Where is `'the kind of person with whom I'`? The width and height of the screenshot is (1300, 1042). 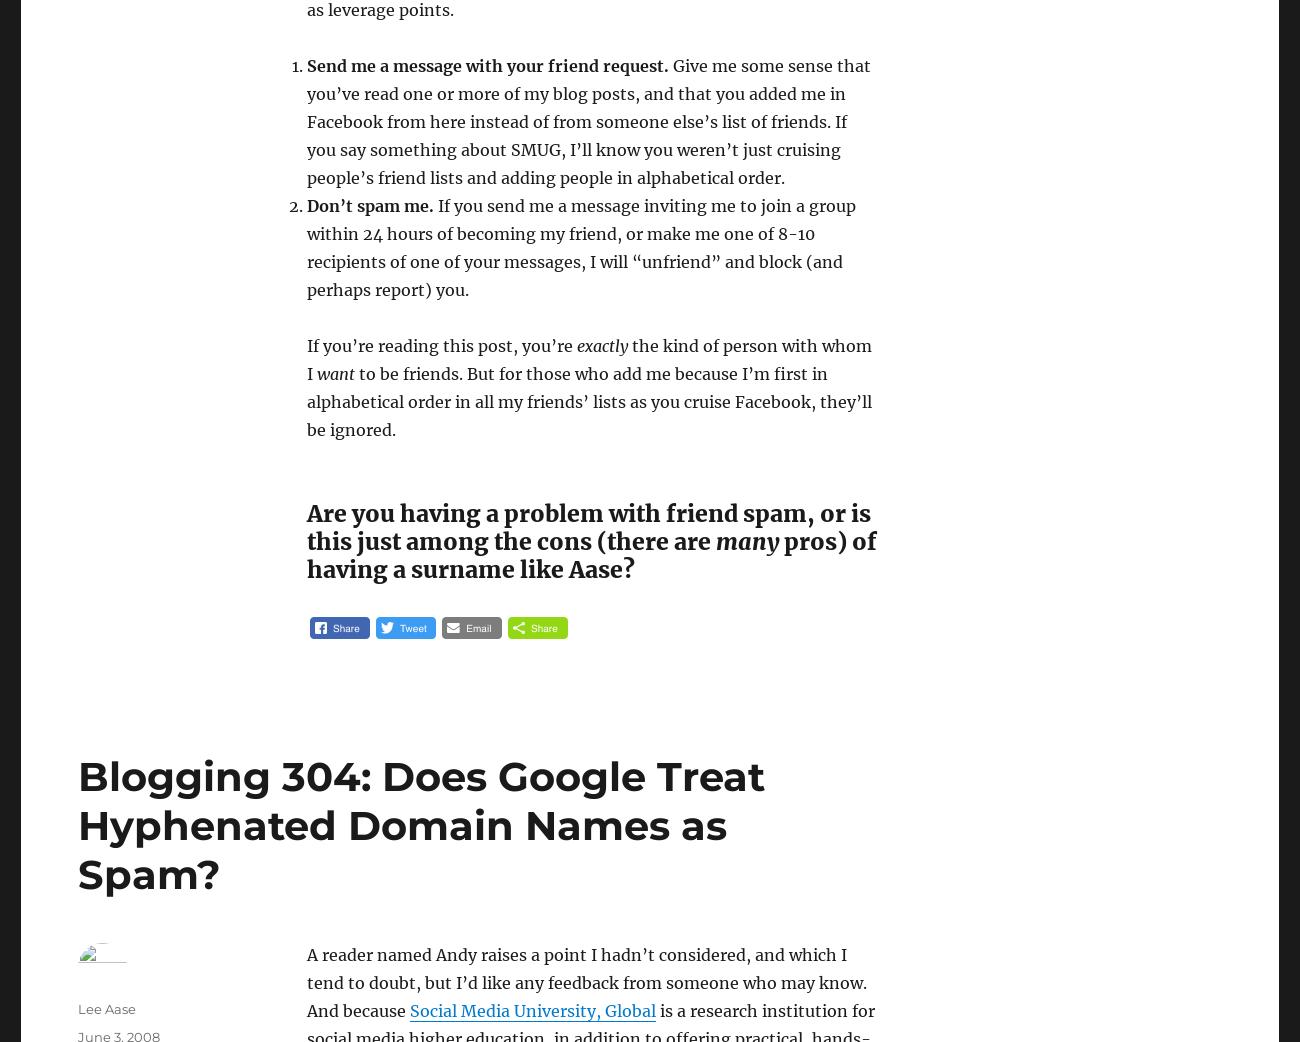 'the kind of person with whom I' is located at coordinates (587, 359).